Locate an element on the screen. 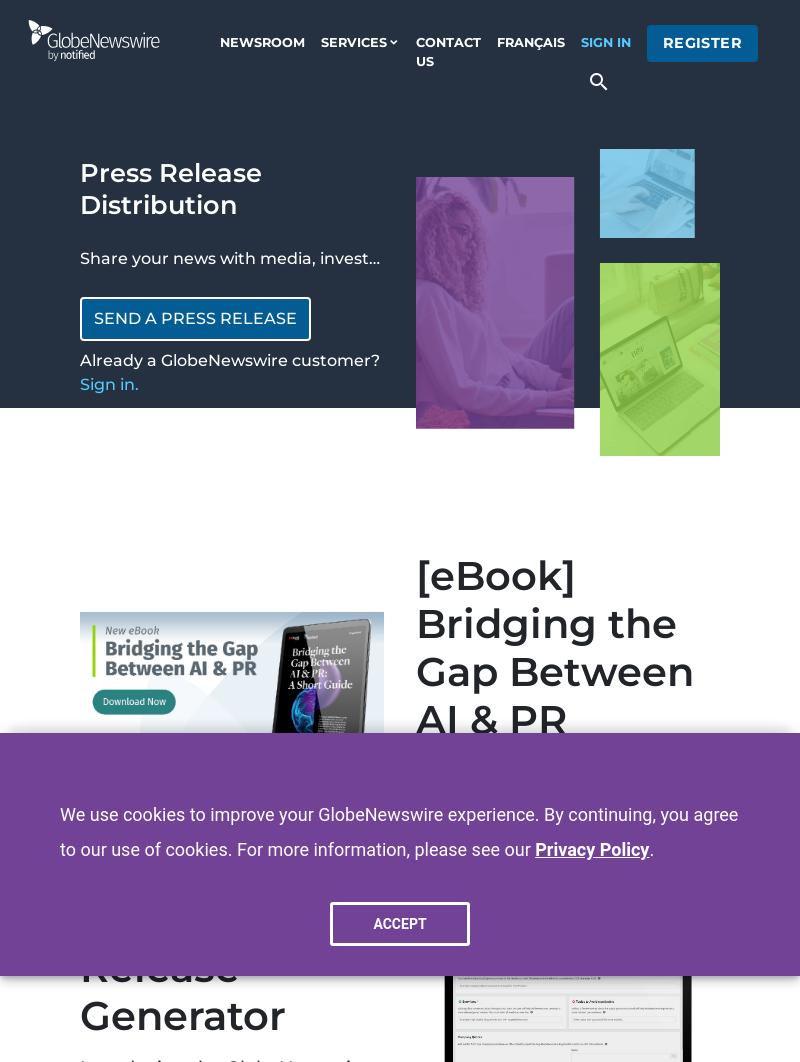 Image resolution: width=800 pixels, height=1062 pixels. 'east' is located at coordinates (574, 811).